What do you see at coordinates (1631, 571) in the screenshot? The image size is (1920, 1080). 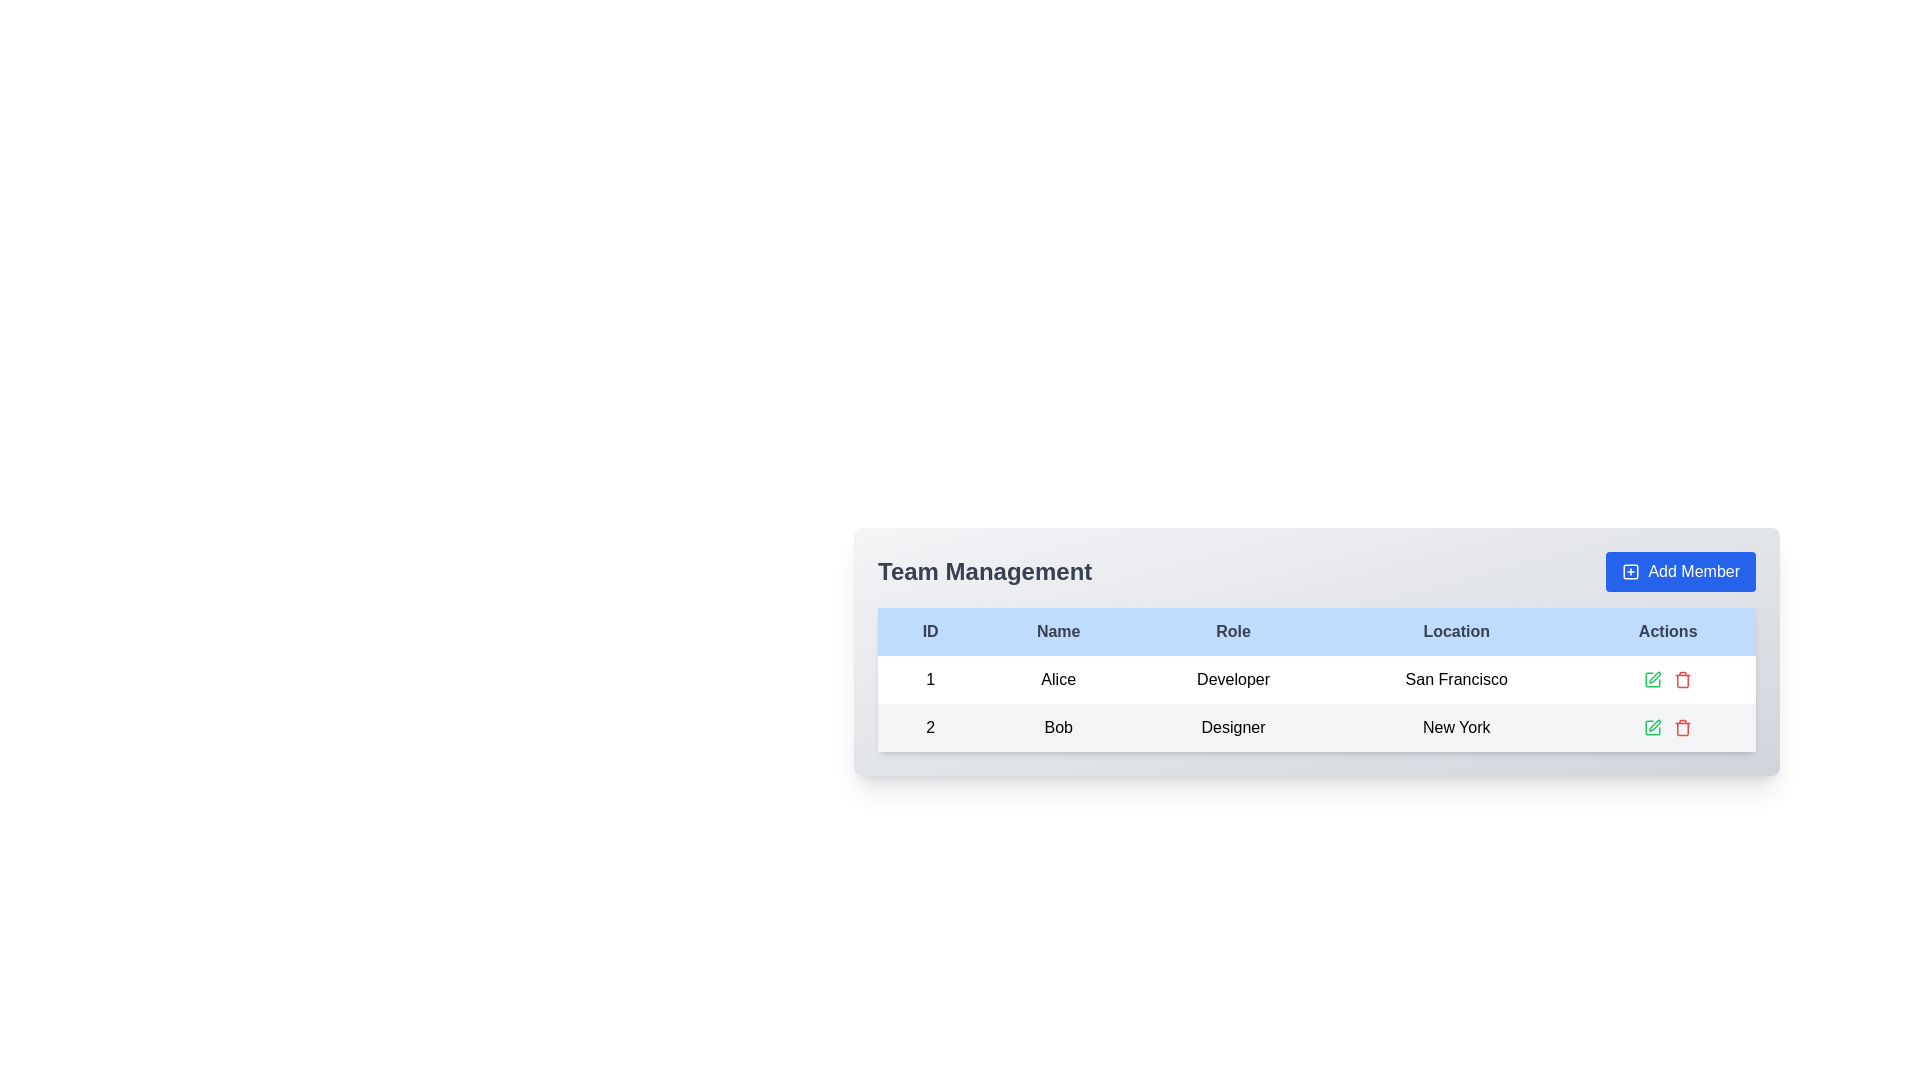 I see `the 'Add Member' icon located to the left of the text within the blue button` at bounding box center [1631, 571].